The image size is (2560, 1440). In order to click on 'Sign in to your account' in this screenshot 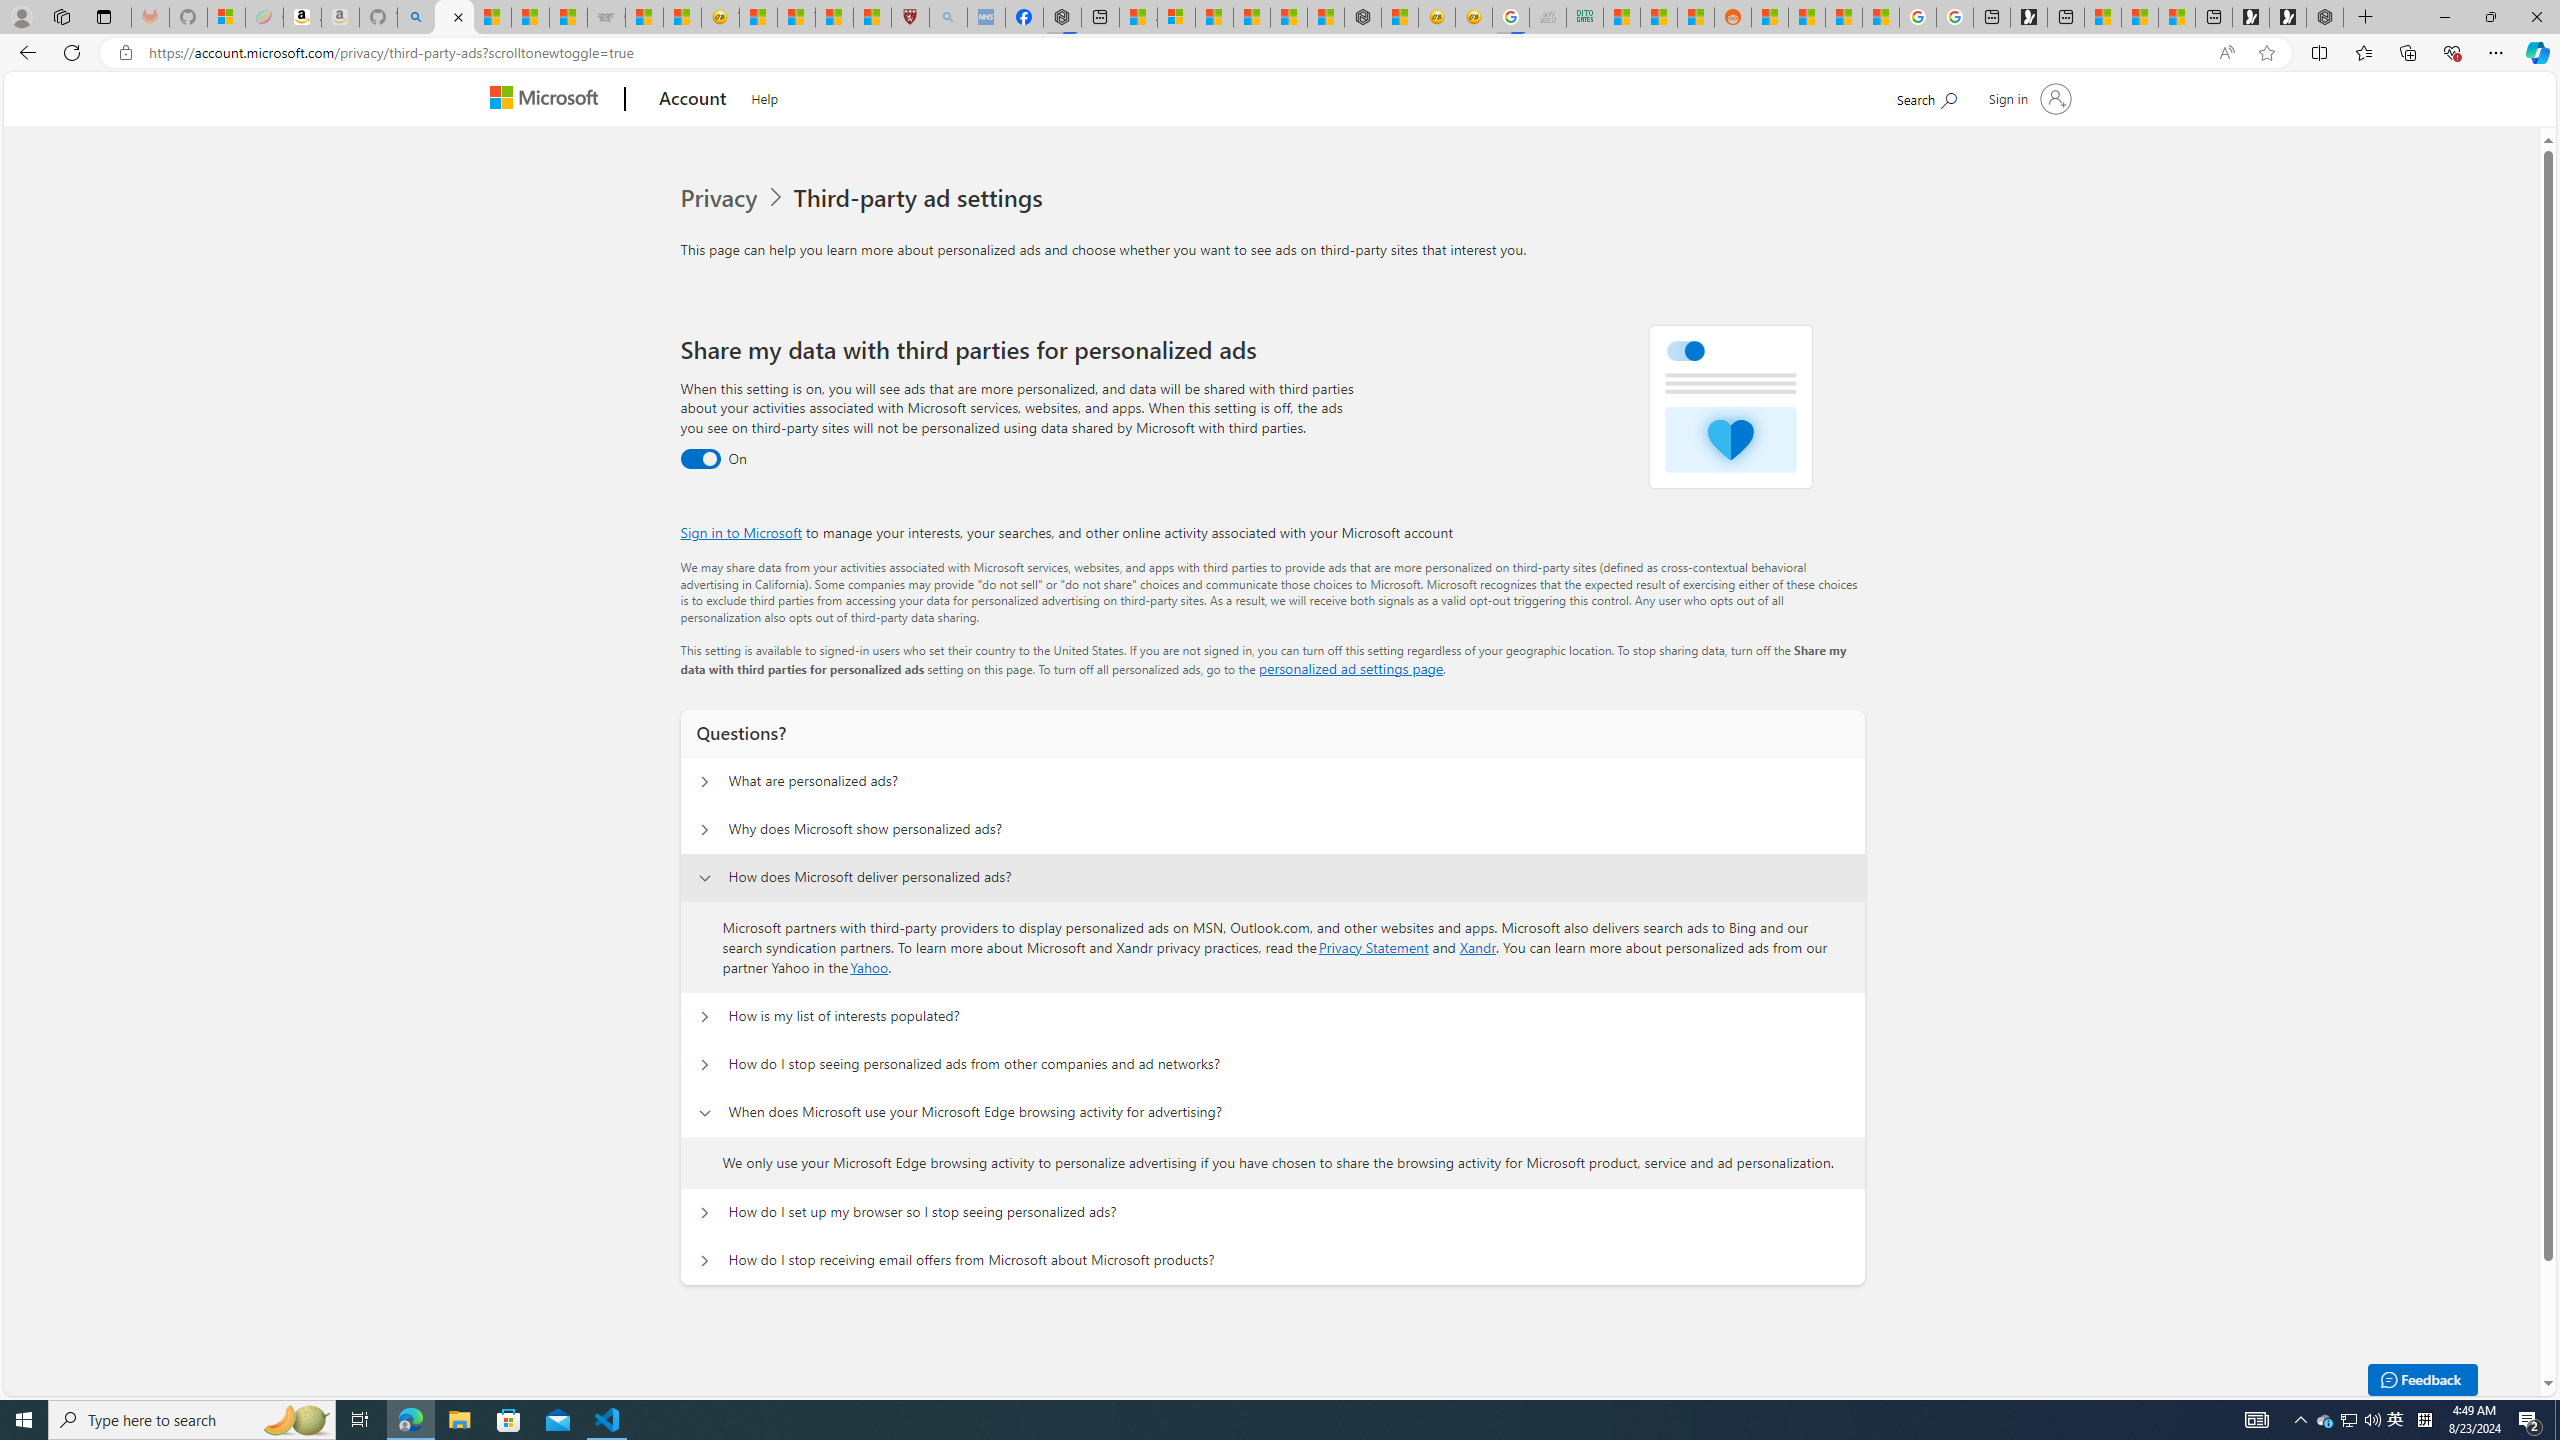, I will do `click(2026, 97)`.